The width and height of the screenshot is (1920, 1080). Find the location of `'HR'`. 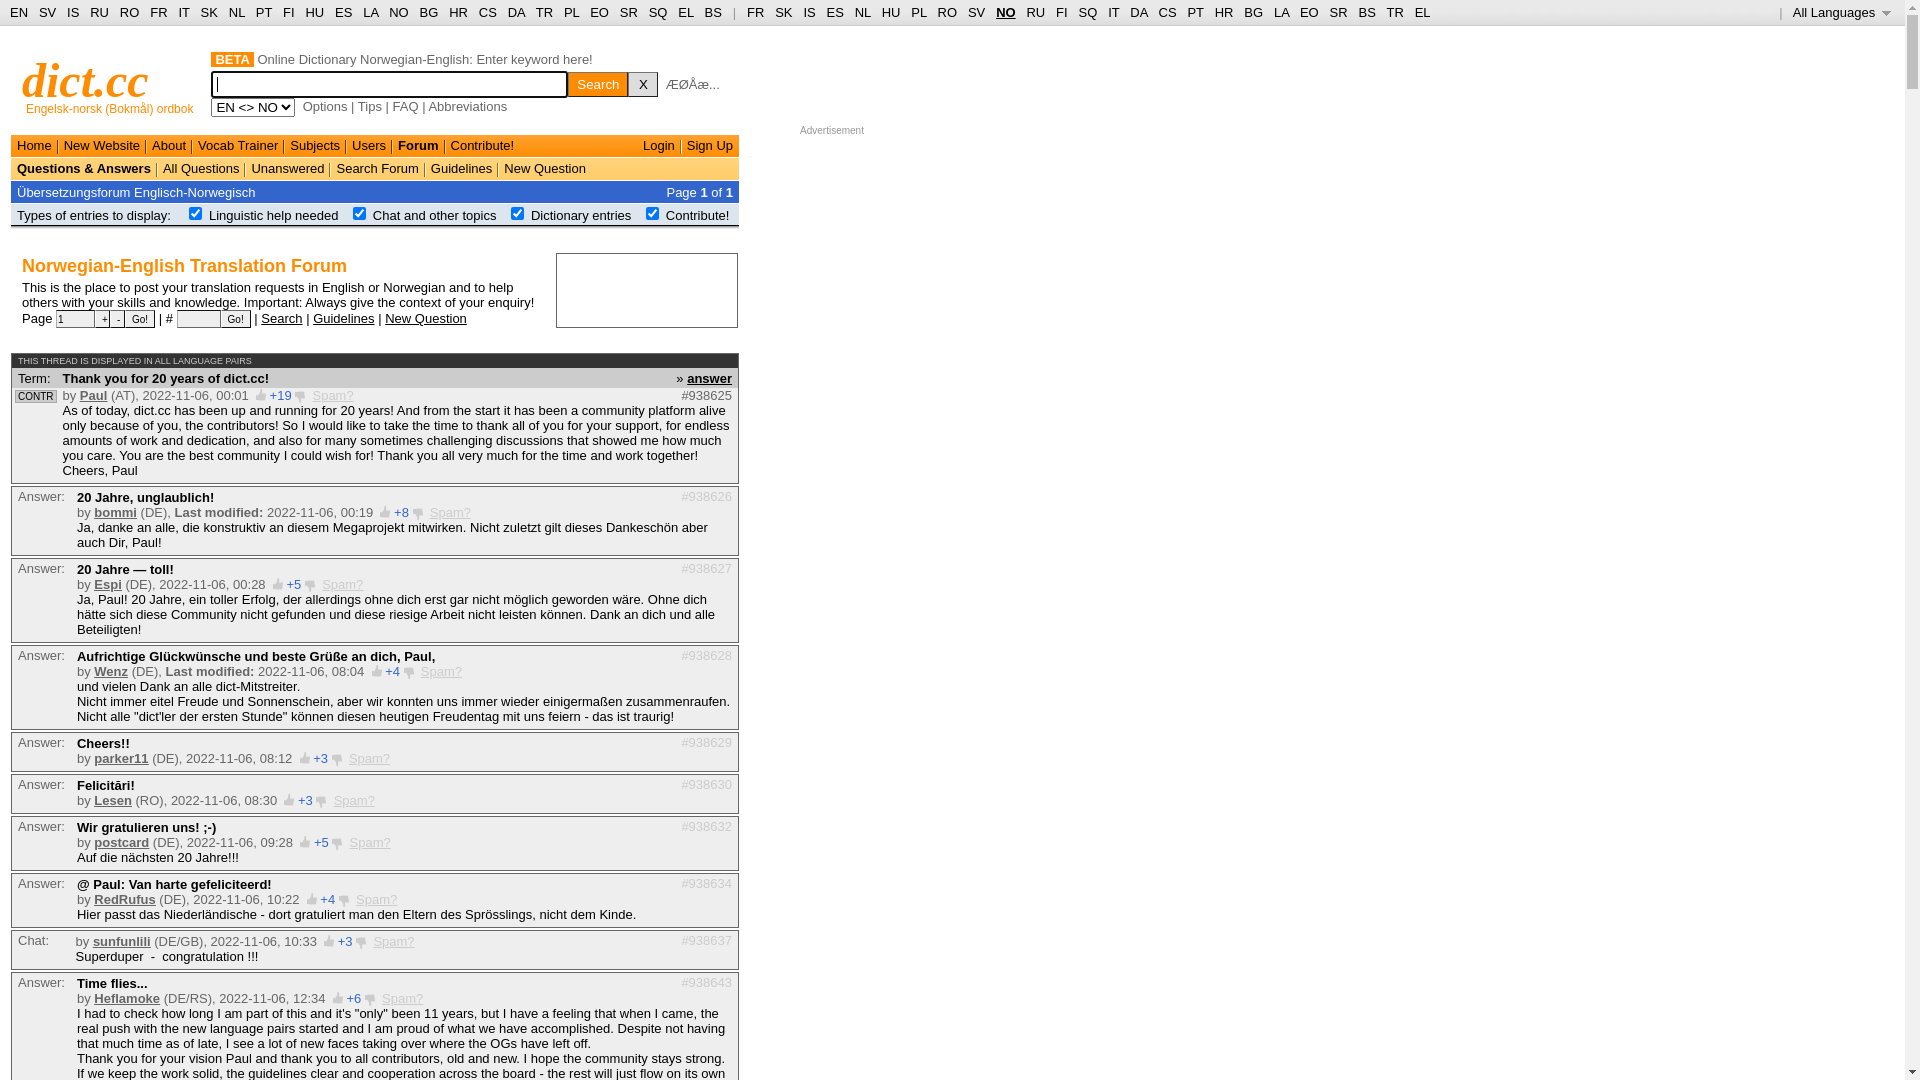

'HR' is located at coordinates (457, 12).